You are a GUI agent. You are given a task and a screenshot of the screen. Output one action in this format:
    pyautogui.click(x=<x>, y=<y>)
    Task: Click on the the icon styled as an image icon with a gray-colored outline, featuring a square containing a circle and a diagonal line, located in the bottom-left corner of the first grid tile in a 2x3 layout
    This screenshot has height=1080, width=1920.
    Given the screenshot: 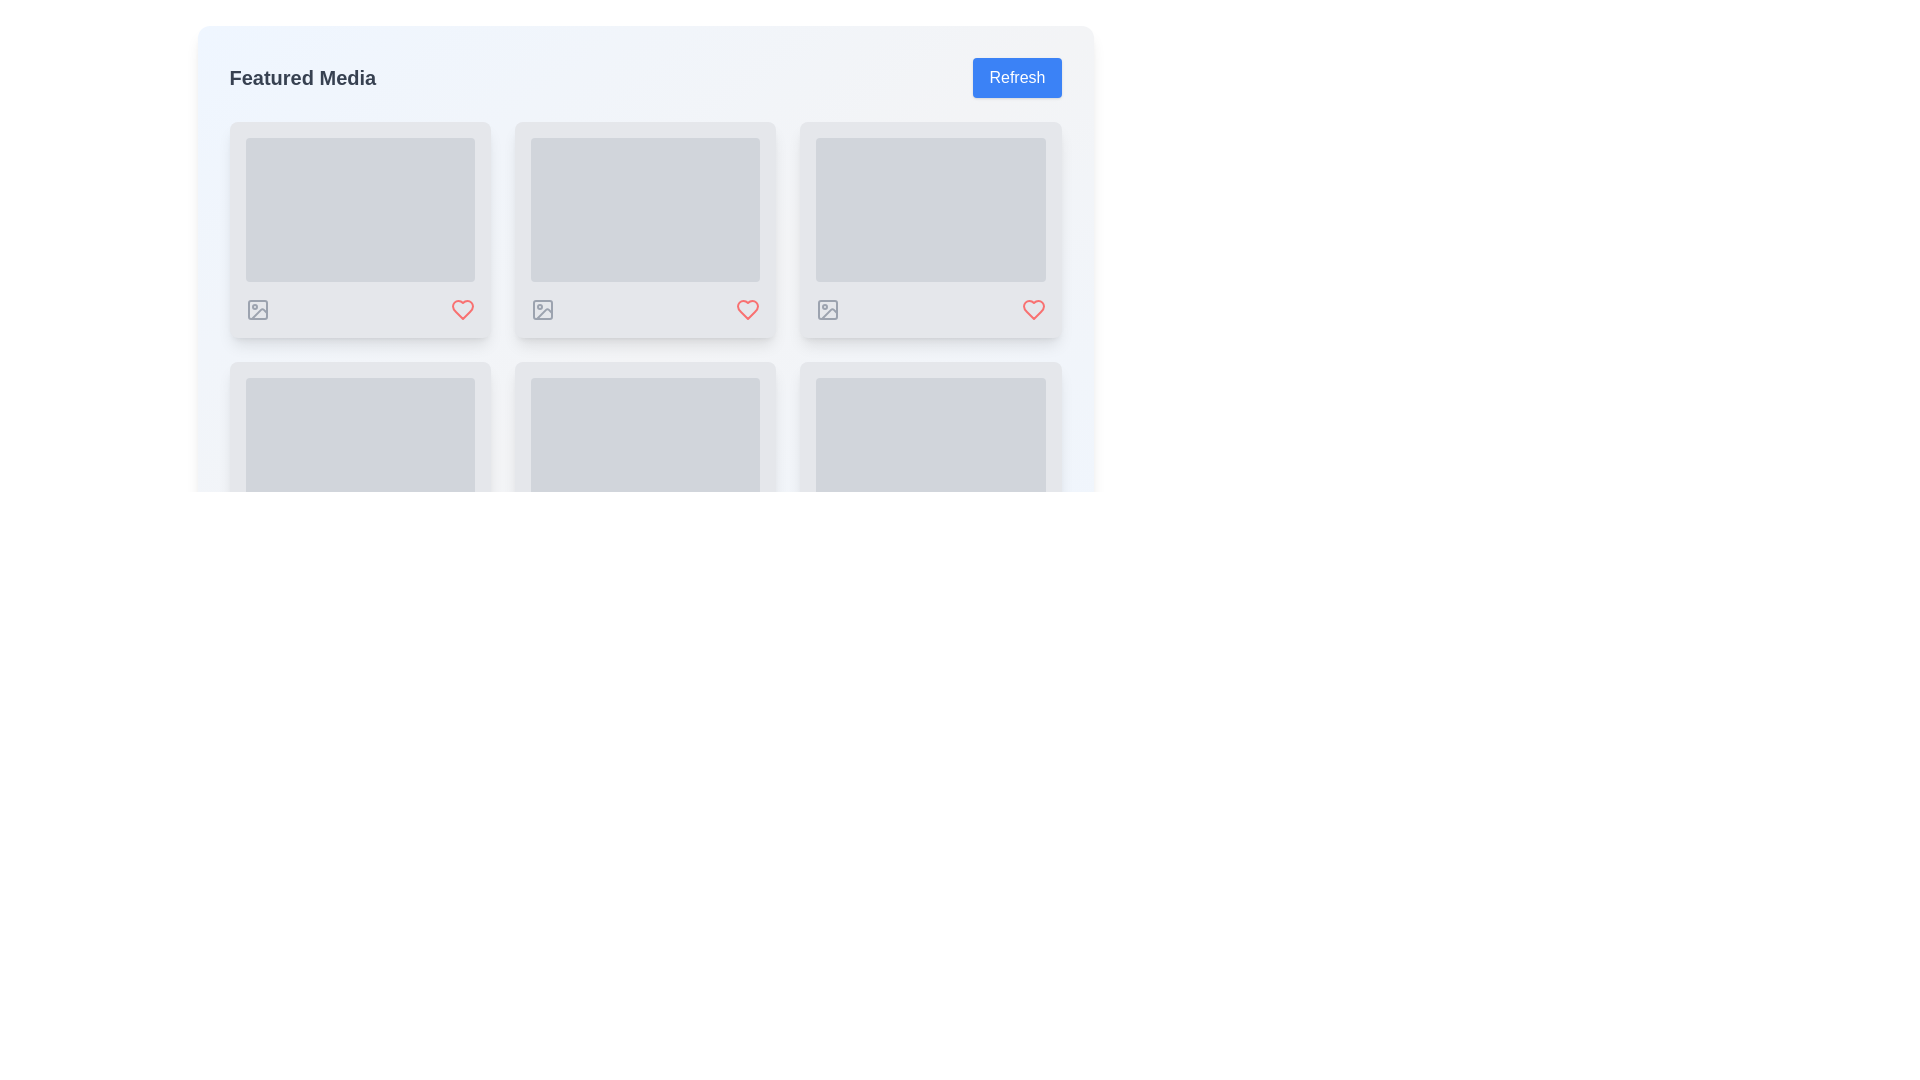 What is the action you would take?
    pyautogui.click(x=256, y=309)
    